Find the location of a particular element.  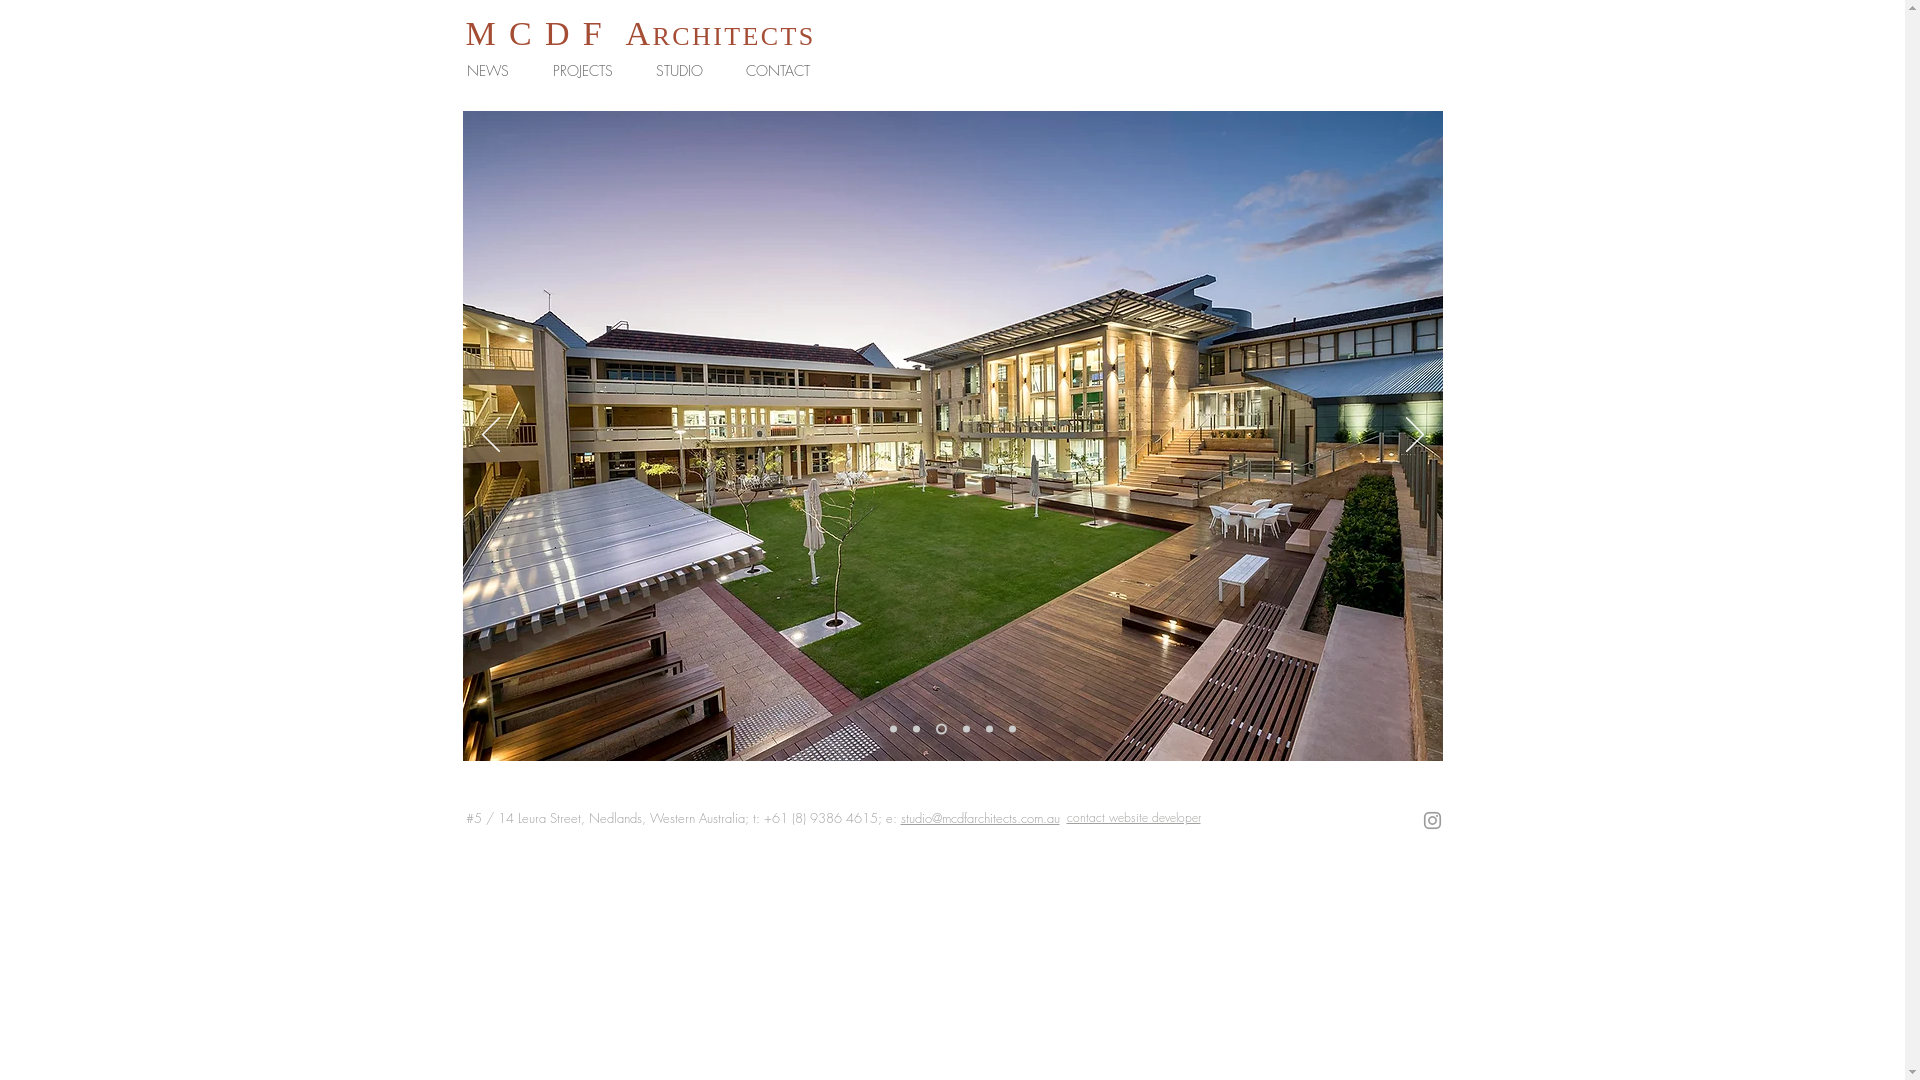

'RCHITECTS' is located at coordinates (732, 36).